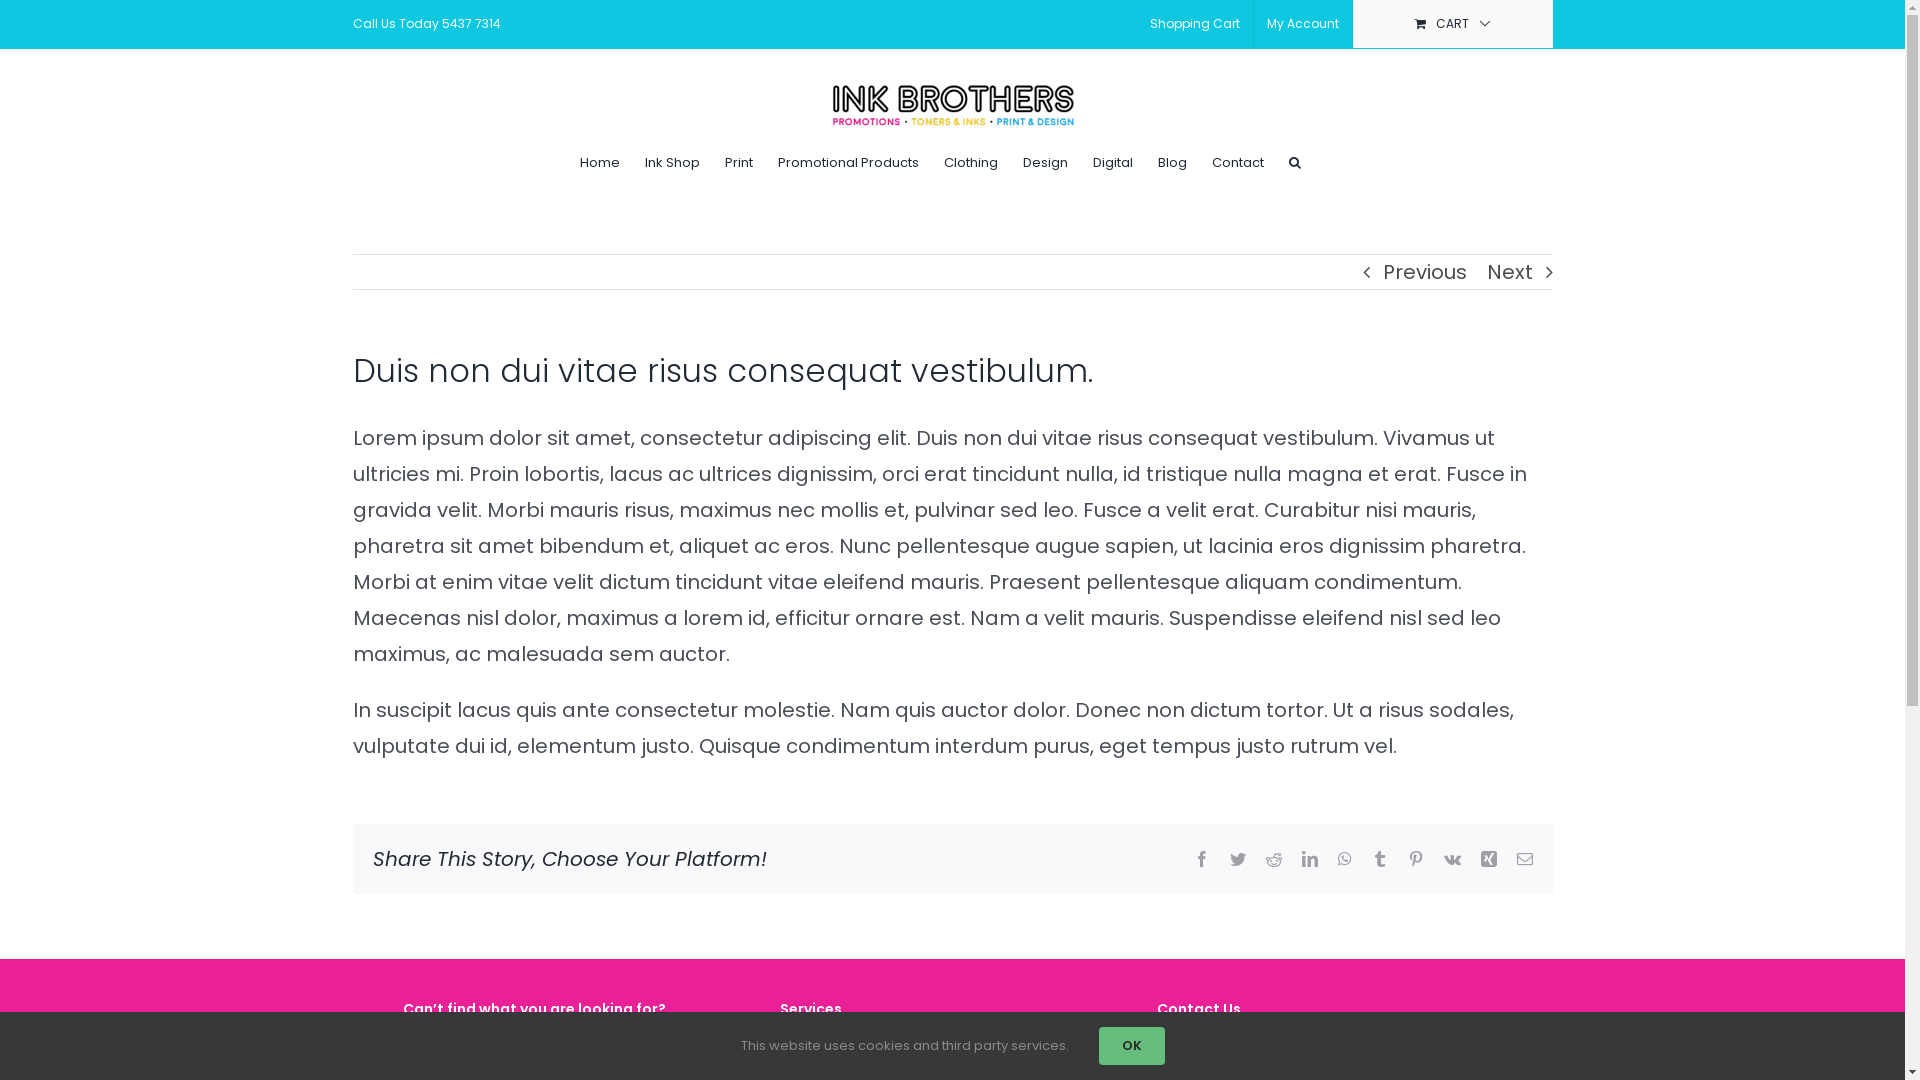 The image size is (1920, 1080). What do you see at coordinates (1237, 858) in the screenshot?
I see `'Twitter'` at bounding box center [1237, 858].